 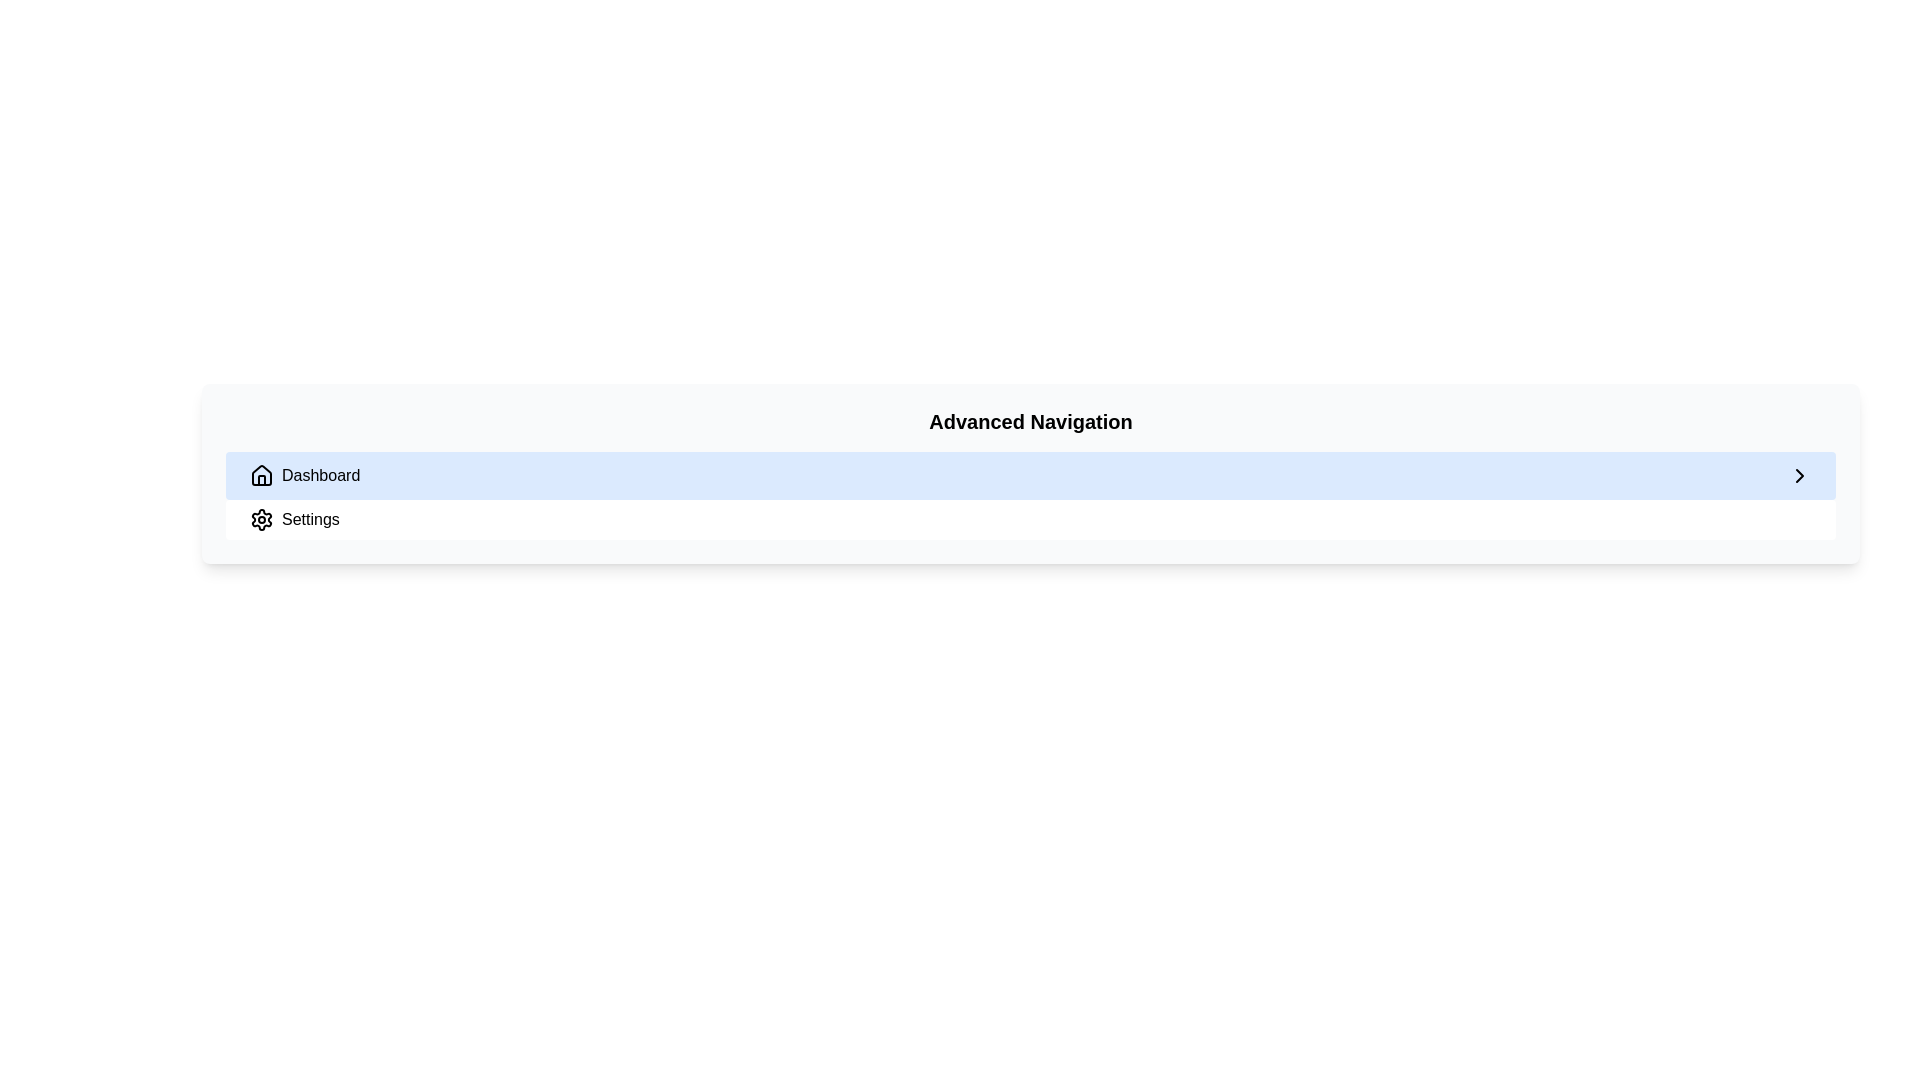 What do you see at coordinates (1031, 420) in the screenshot?
I see `bold text label 'Advanced Navigation' that is positioned above other UI elements, acting as a header for the section` at bounding box center [1031, 420].